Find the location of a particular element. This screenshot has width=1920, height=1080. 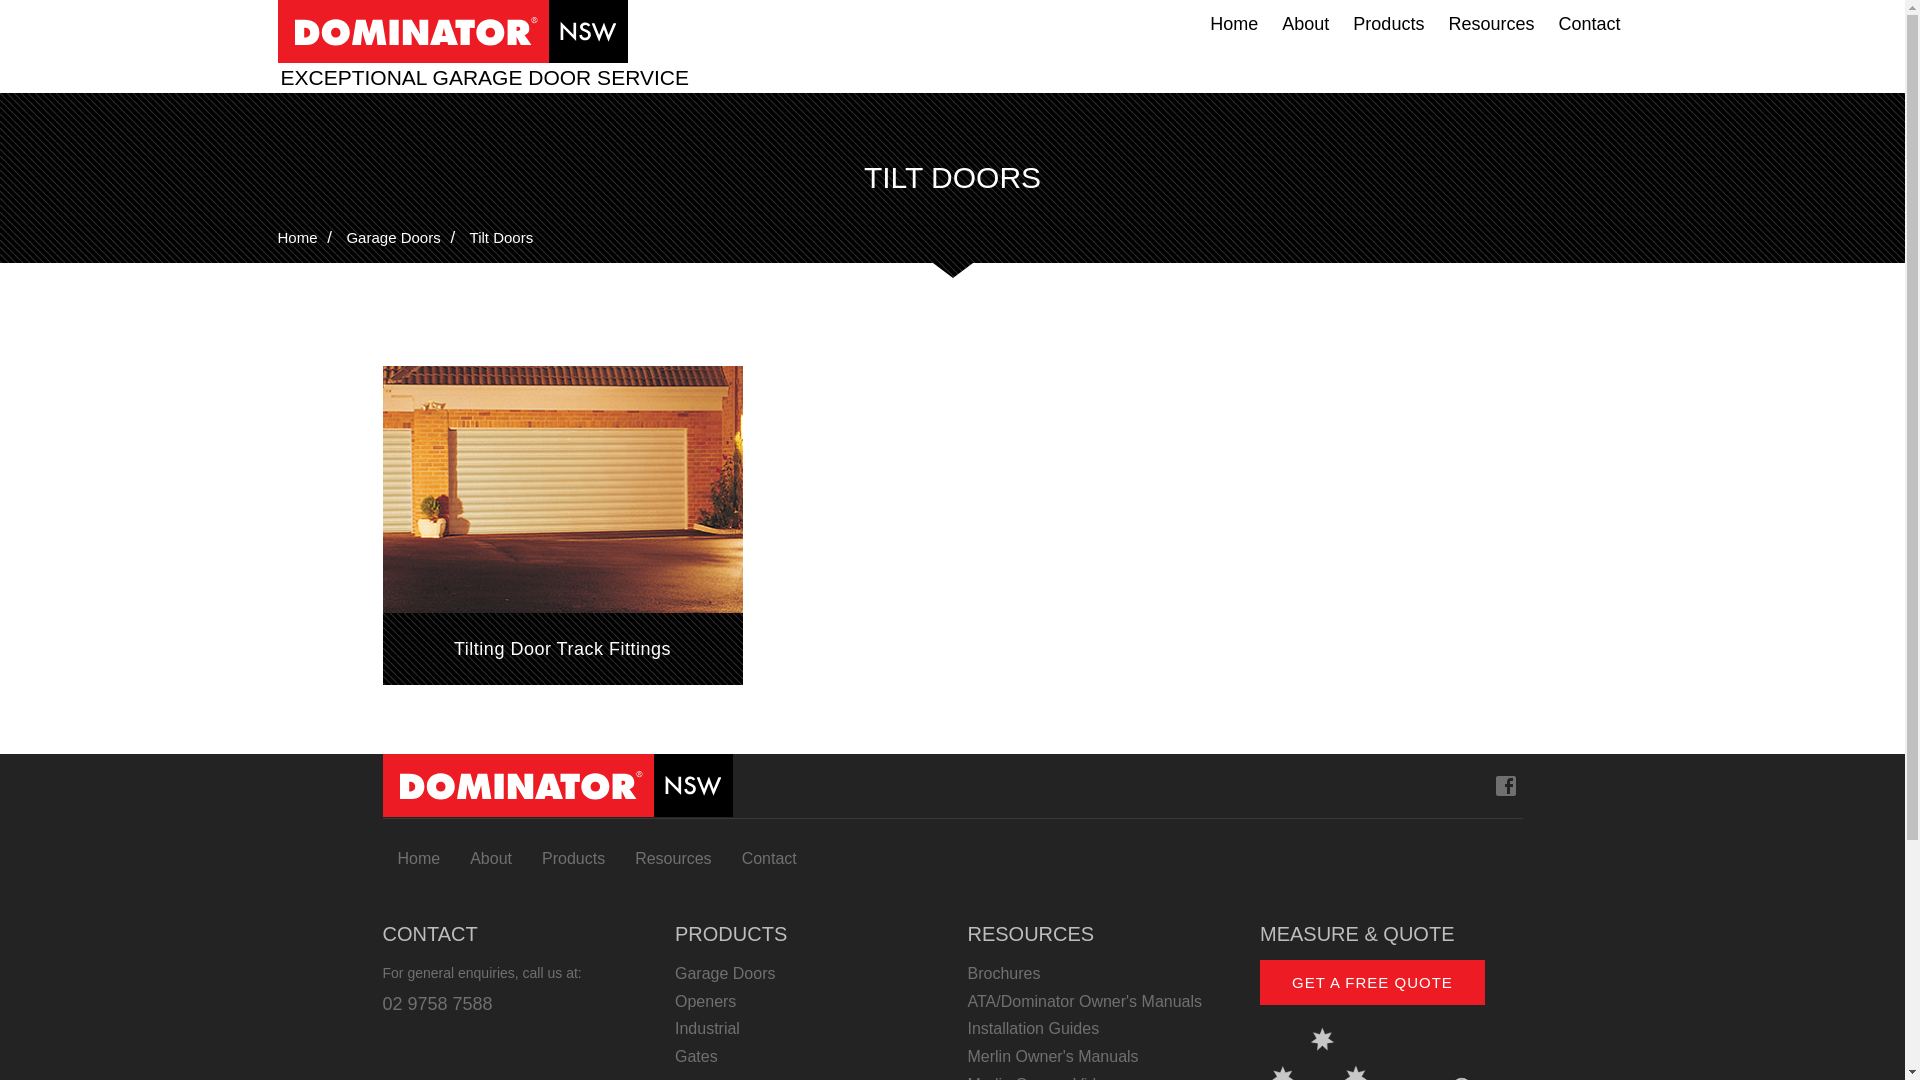

'Products' is located at coordinates (1340, 23).